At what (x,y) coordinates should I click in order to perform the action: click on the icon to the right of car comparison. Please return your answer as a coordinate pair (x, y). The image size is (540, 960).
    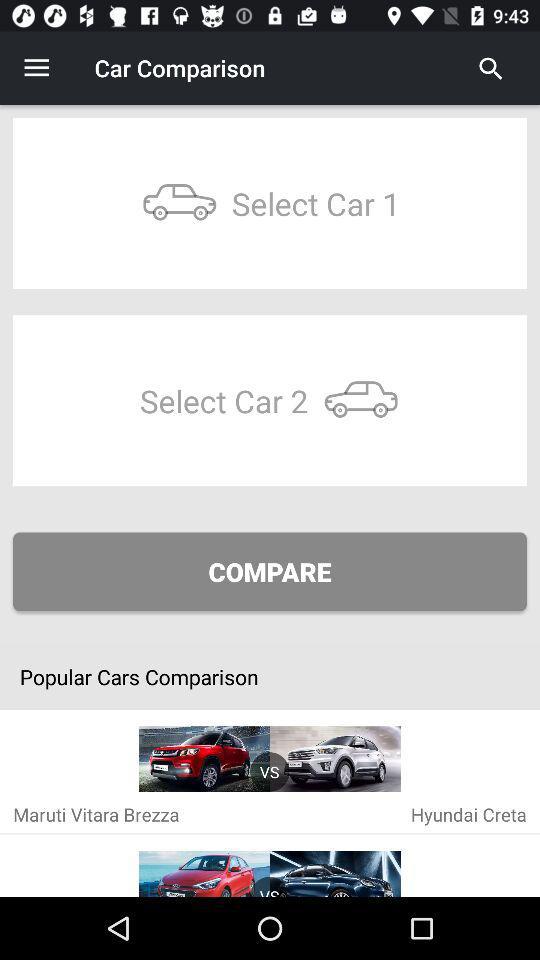
    Looking at the image, I should click on (490, 68).